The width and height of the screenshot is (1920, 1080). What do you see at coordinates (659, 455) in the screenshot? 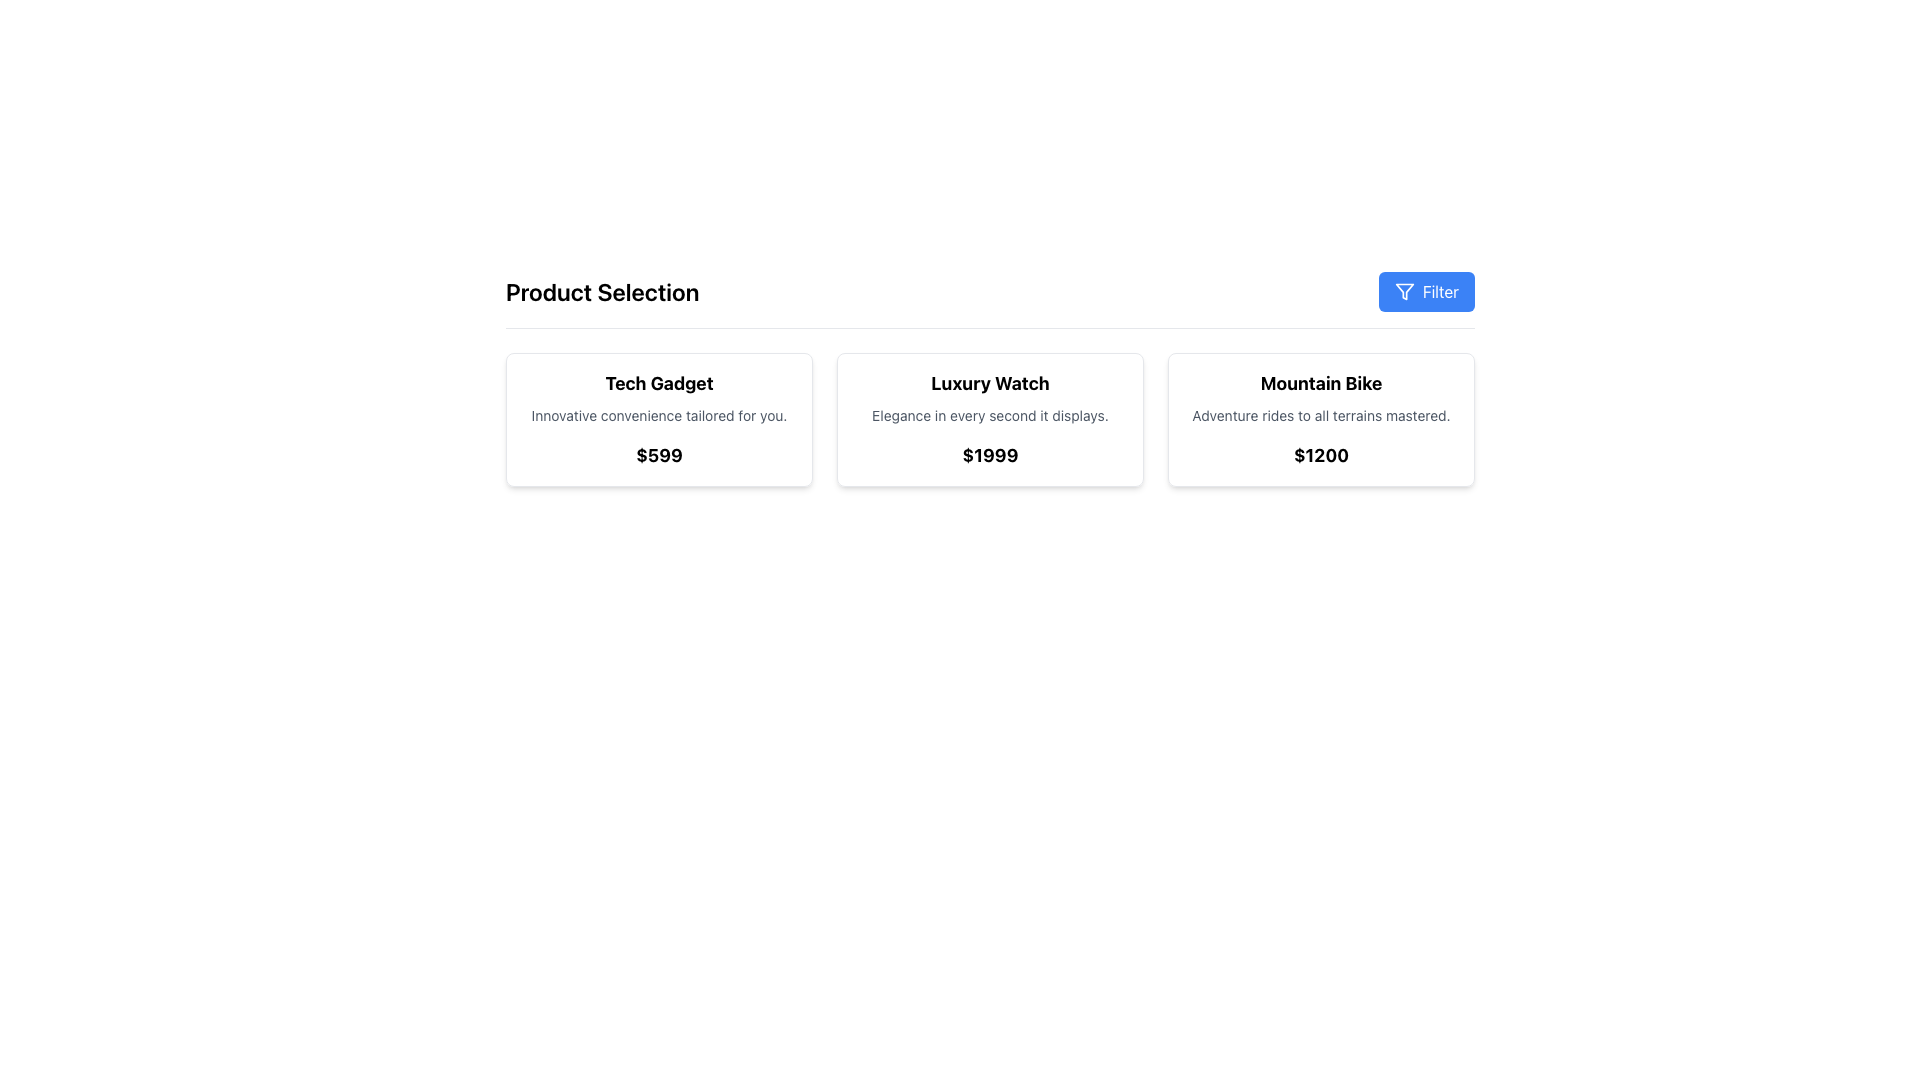
I see `price displayed in the text label showing '$599', which is located at the bottom section of the 'Tech Gadget' product card` at bounding box center [659, 455].